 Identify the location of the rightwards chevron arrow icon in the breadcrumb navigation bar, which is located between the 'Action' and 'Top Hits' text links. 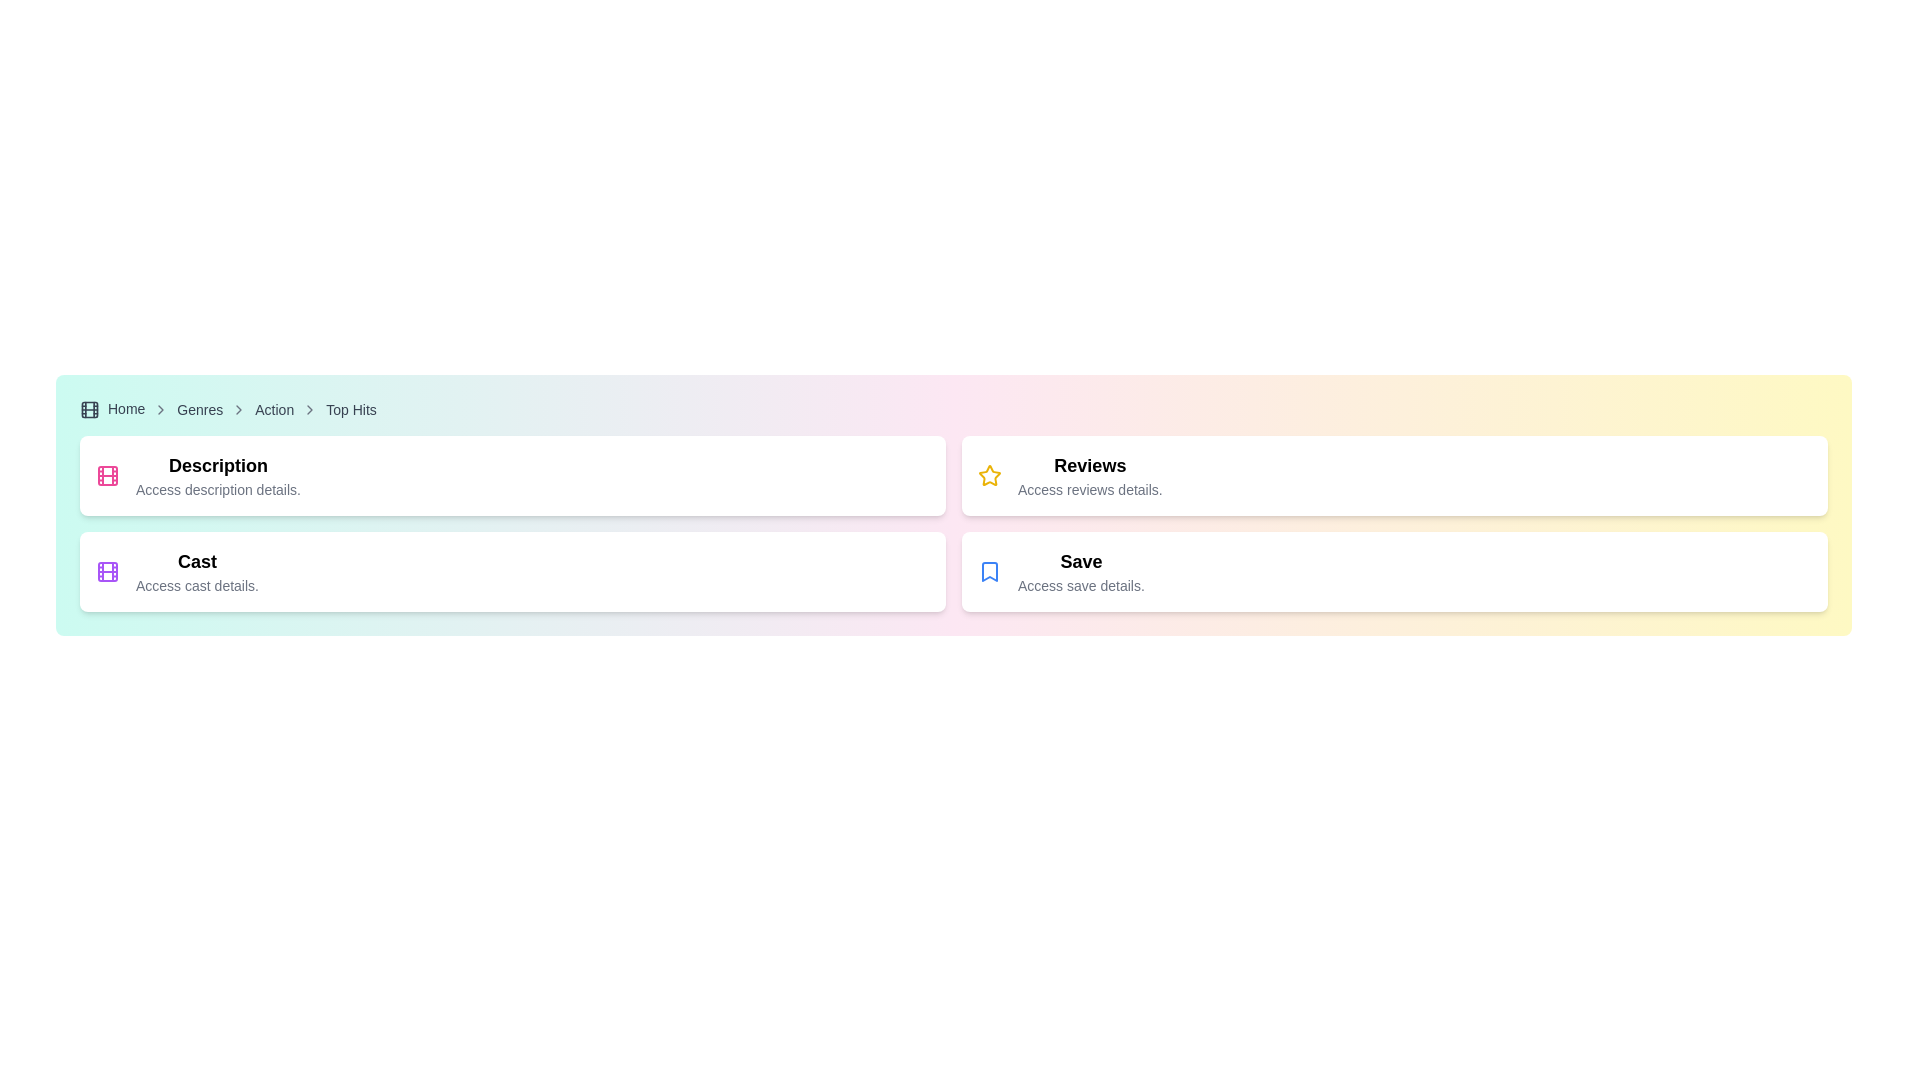
(309, 408).